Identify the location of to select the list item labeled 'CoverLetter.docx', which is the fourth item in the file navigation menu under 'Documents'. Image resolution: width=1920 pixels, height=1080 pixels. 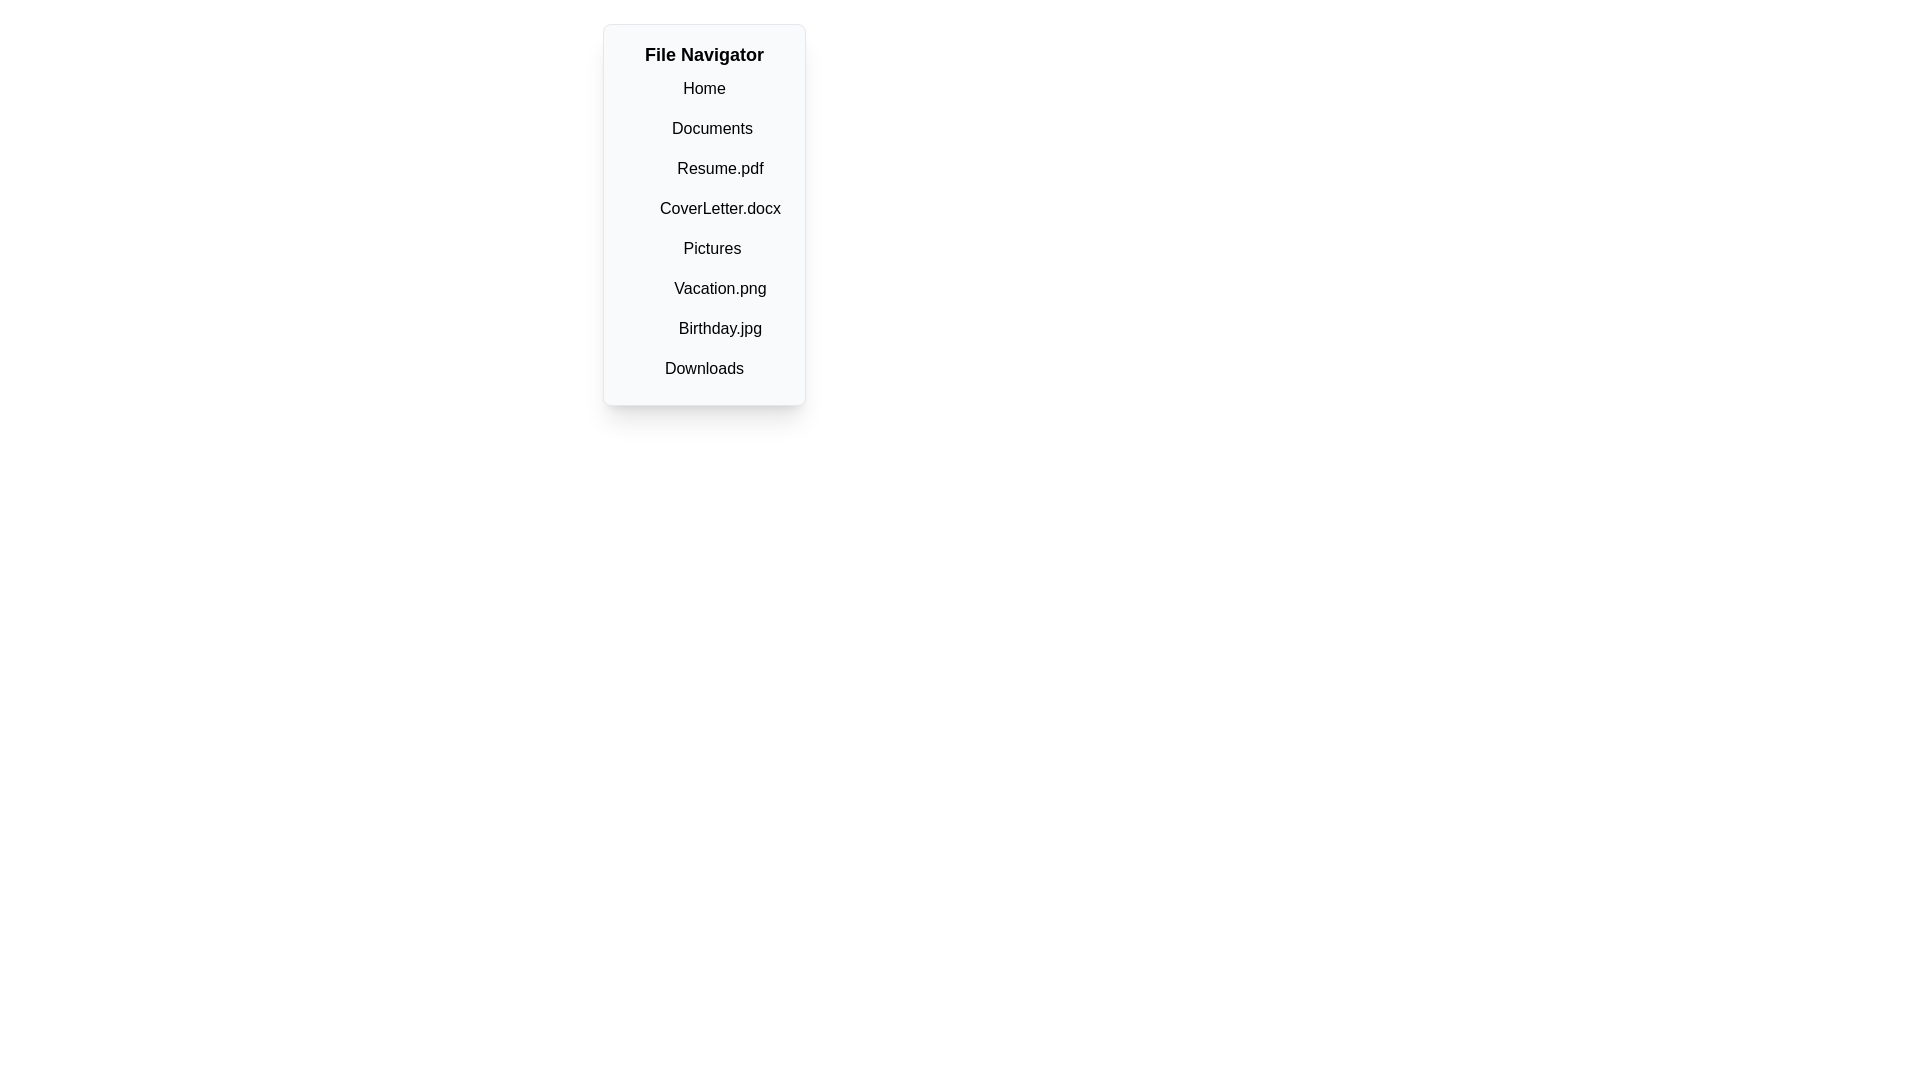
(704, 208).